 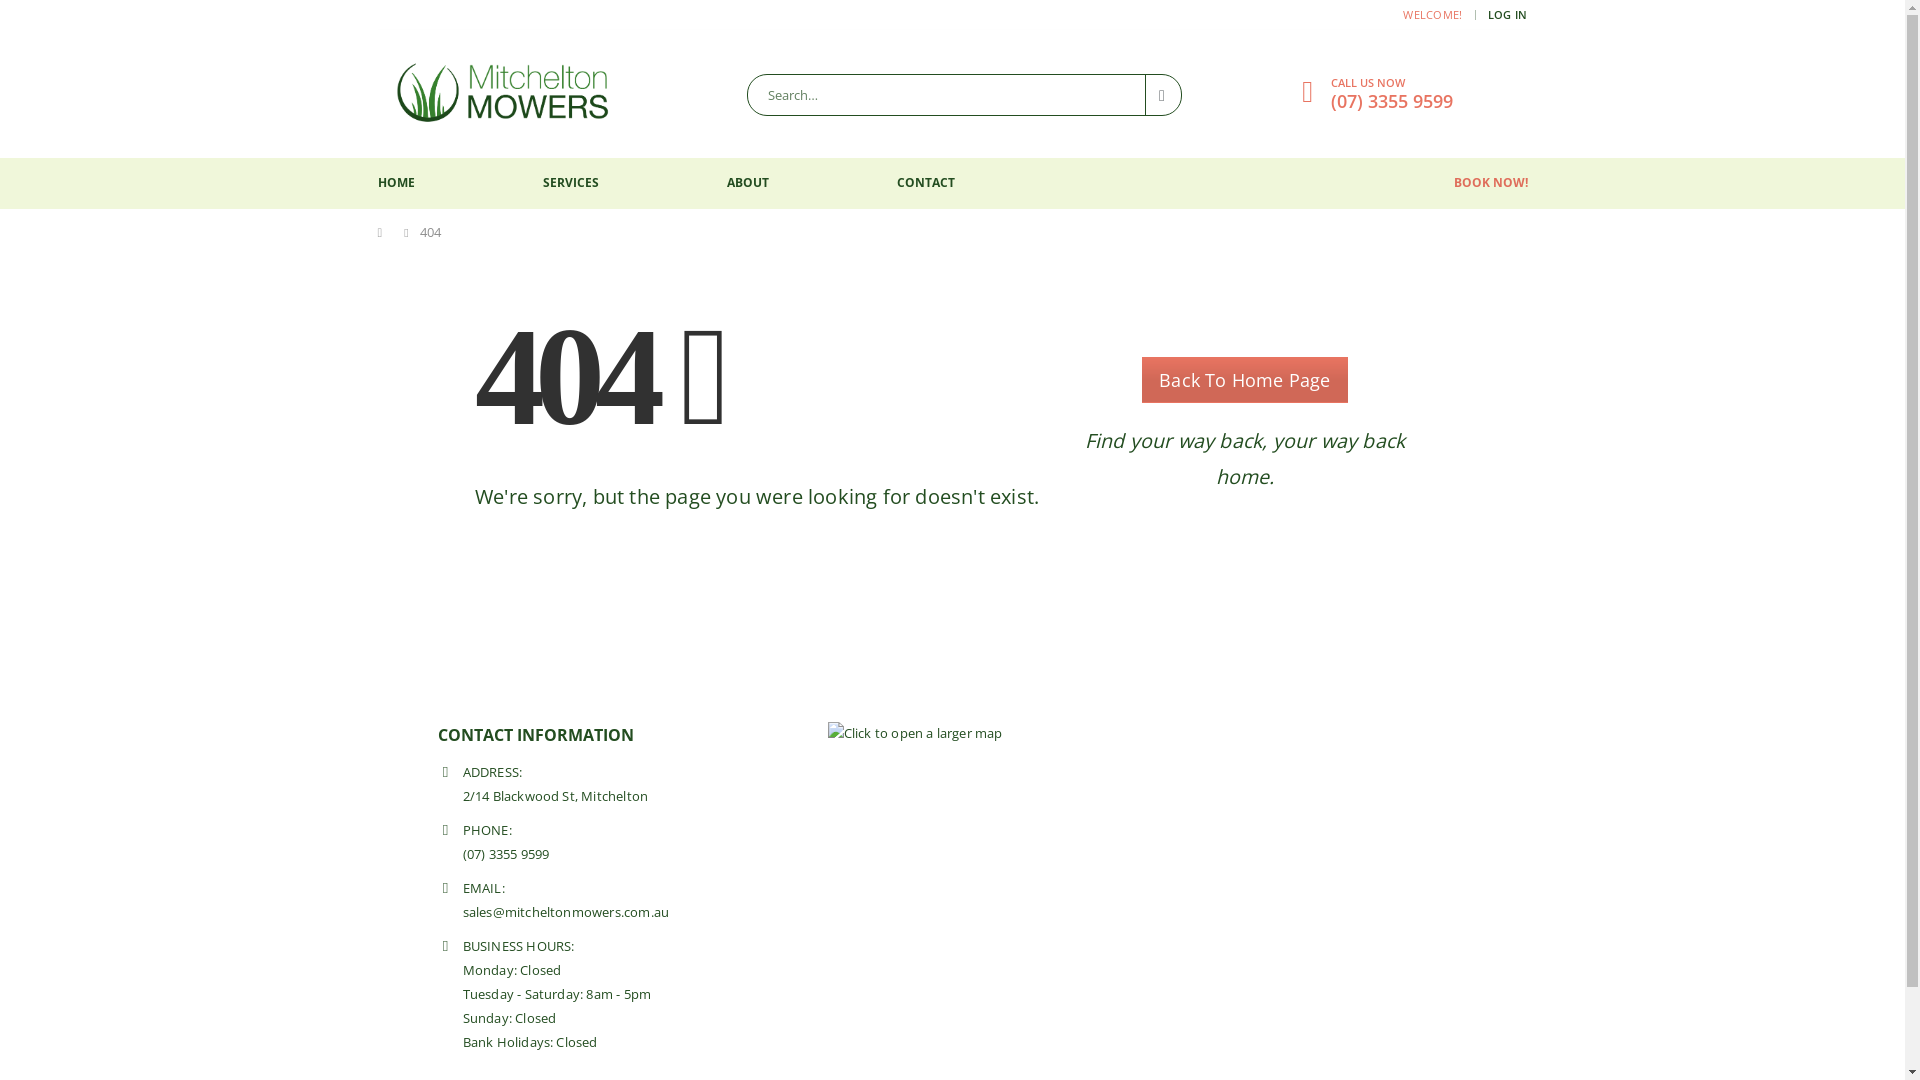 I want to click on 'CALL US NOW, so click(x=1329, y=91).